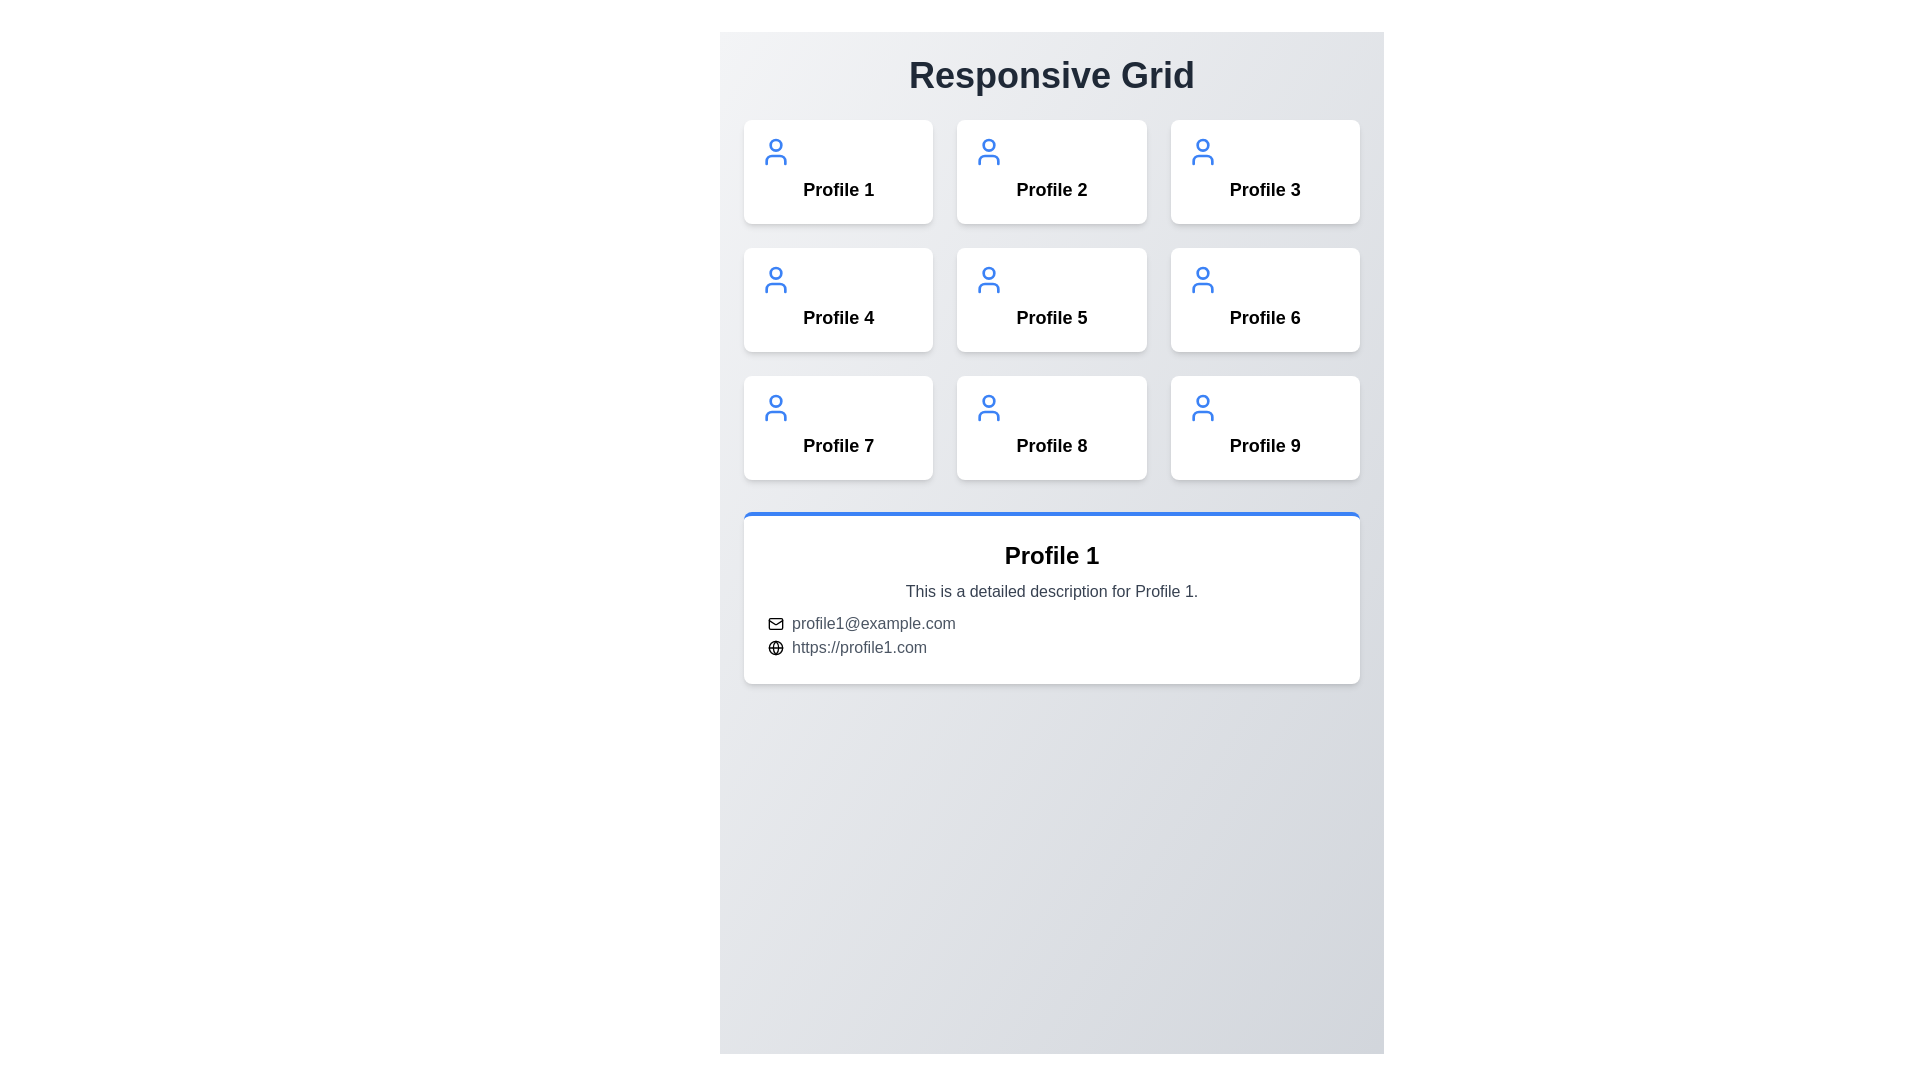 Image resolution: width=1920 pixels, height=1080 pixels. Describe the element at coordinates (989, 273) in the screenshot. I see `the circular SVG element representing a detail of the user profile icon located at the center of the 'Profile 5' card in the grid` at that location.